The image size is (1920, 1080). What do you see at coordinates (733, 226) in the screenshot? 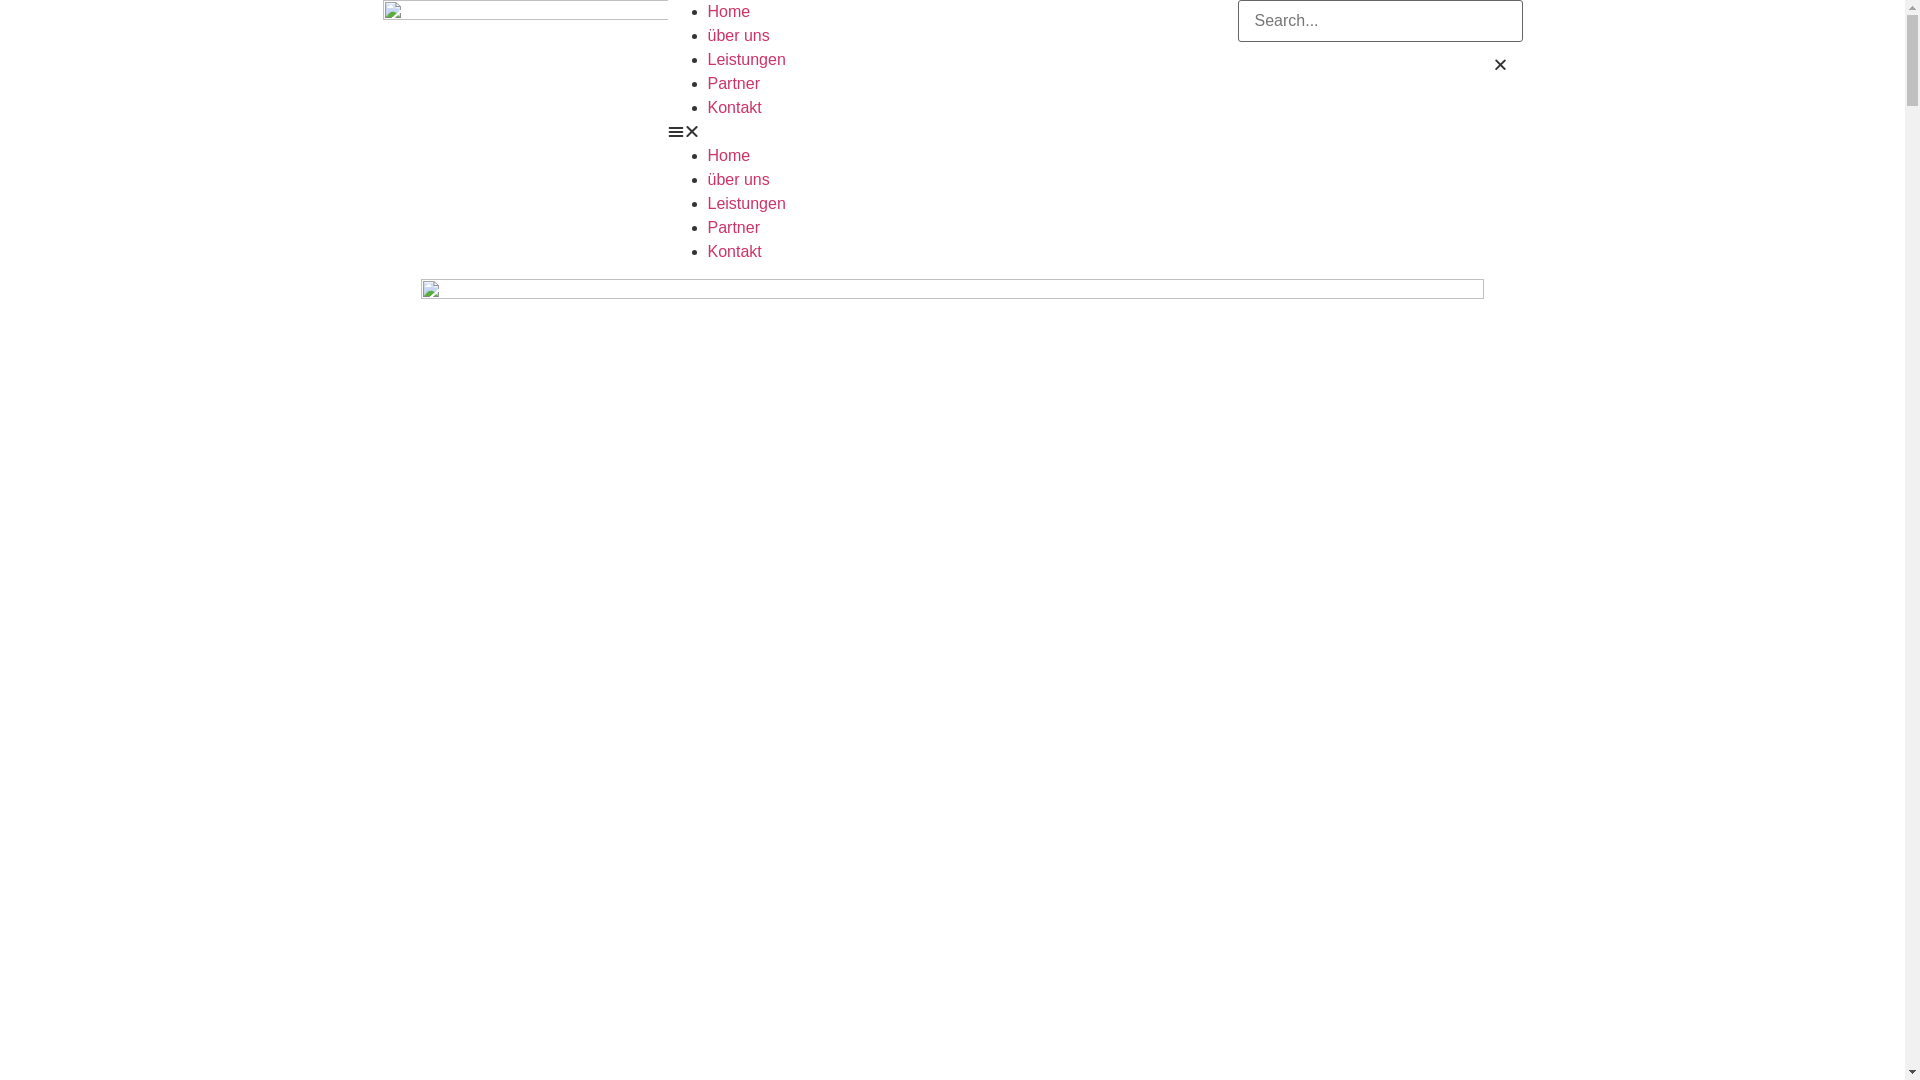
I see `'Partner'` at bounding box center [733, 226].